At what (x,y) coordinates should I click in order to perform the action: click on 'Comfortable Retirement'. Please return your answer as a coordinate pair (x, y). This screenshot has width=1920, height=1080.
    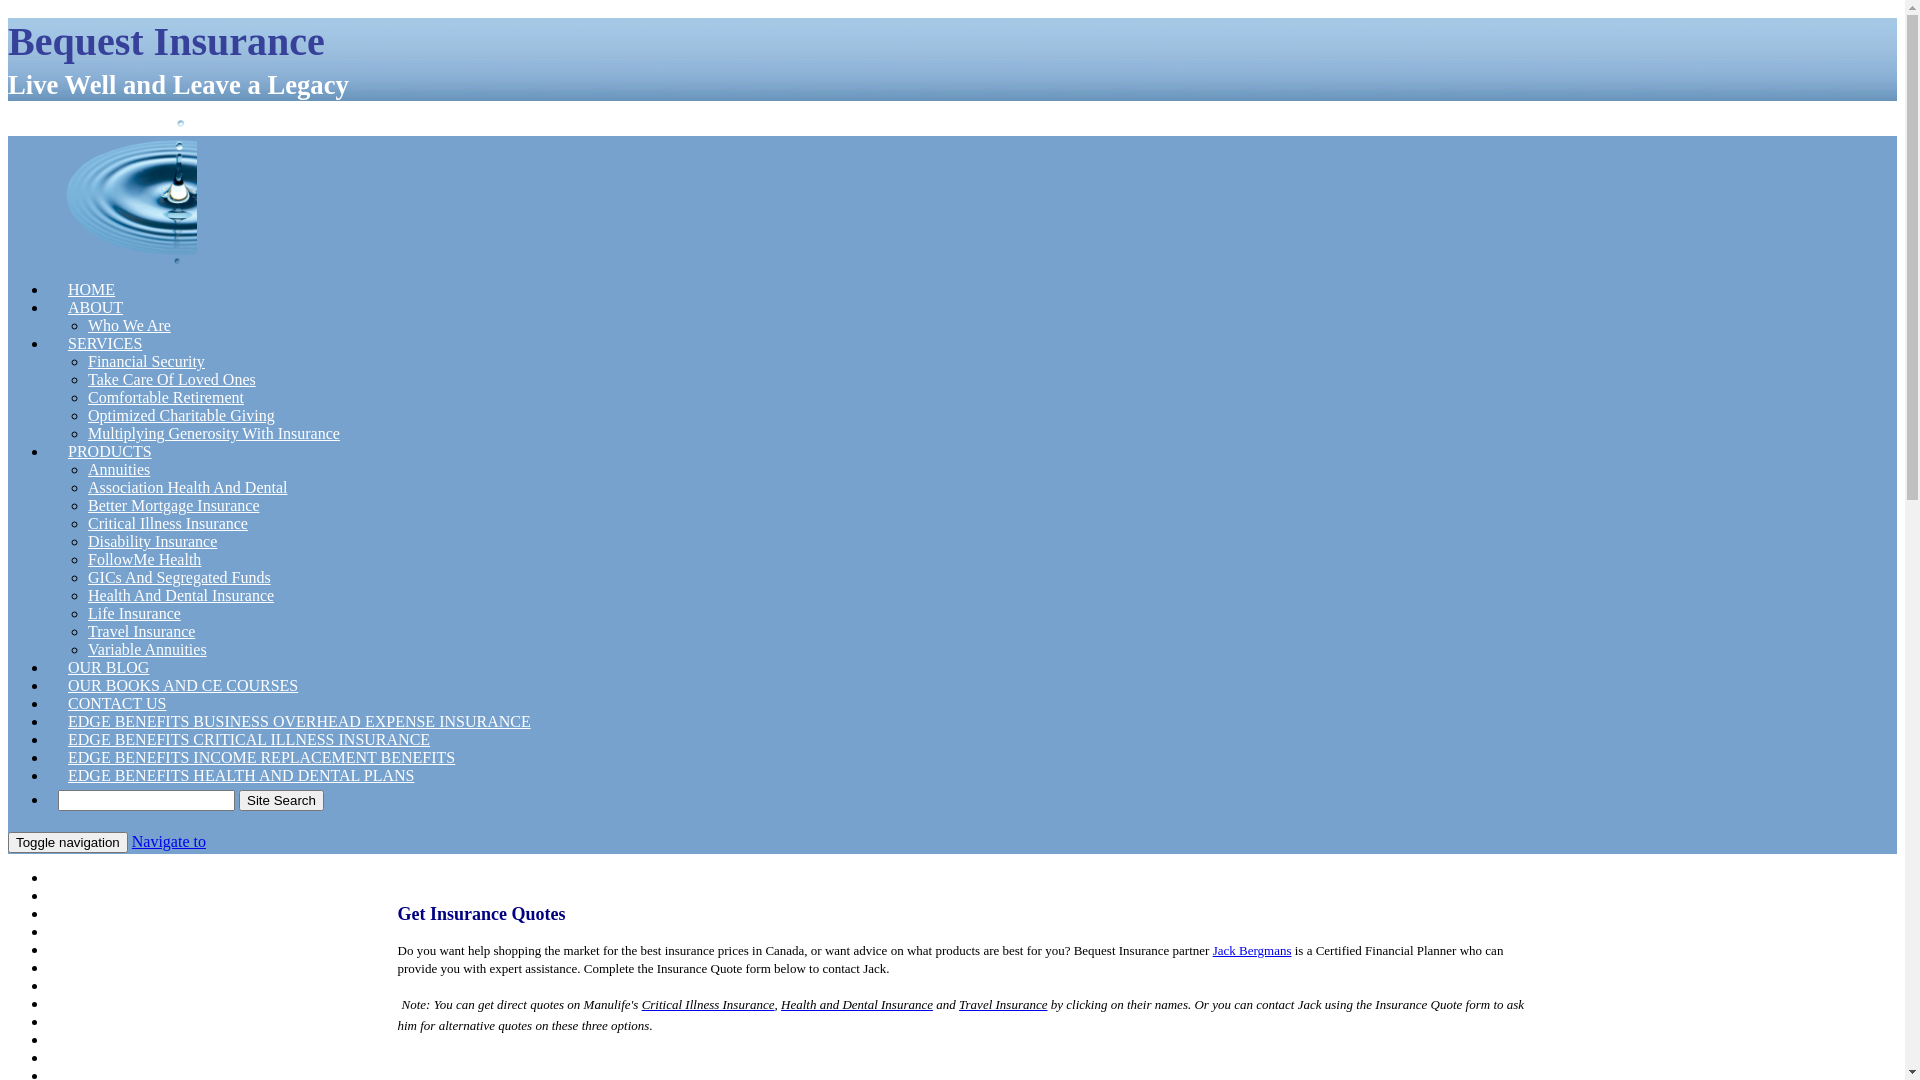
    Looking at the image, I should click on (166, 397).